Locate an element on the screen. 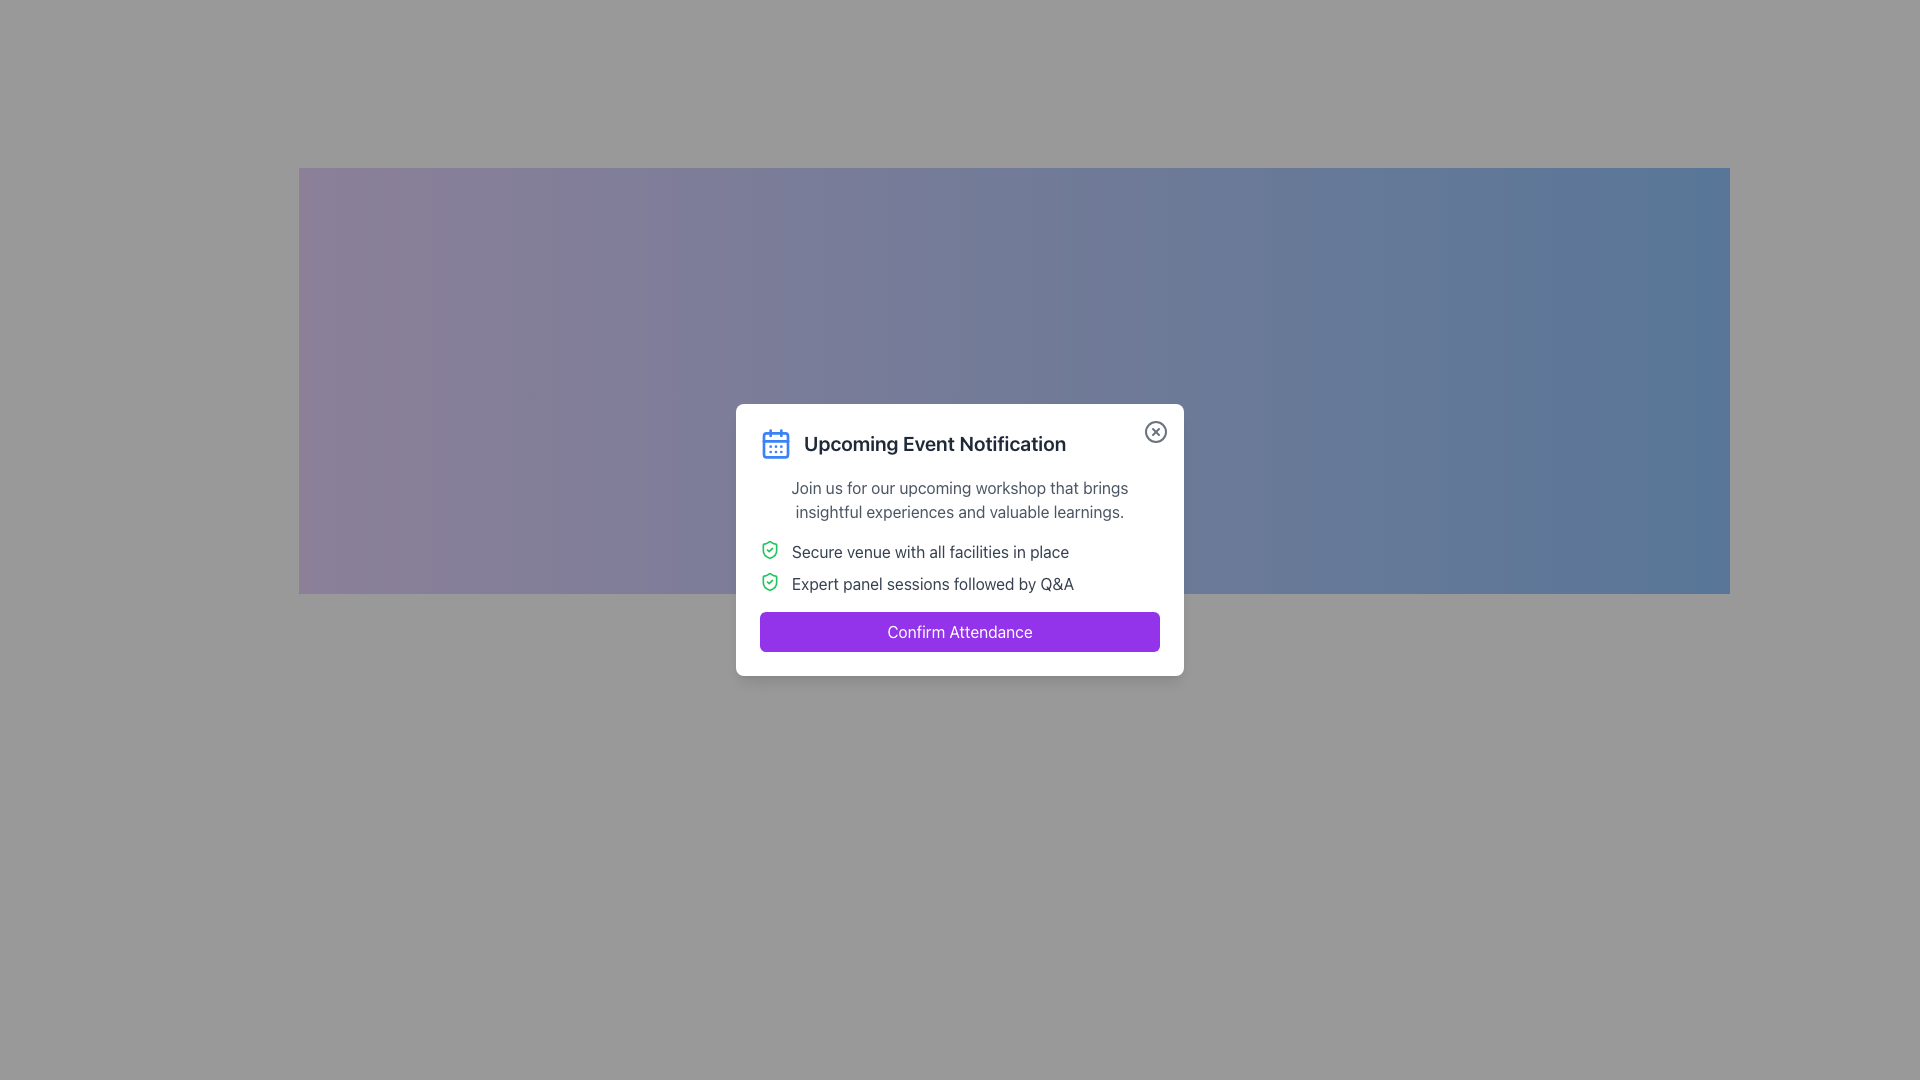 The height and width of the screenshot is (1080, 1920). the security icon located to the left of the text 'Secure venue with all facilities in place' is located at coordinates (768, 550).